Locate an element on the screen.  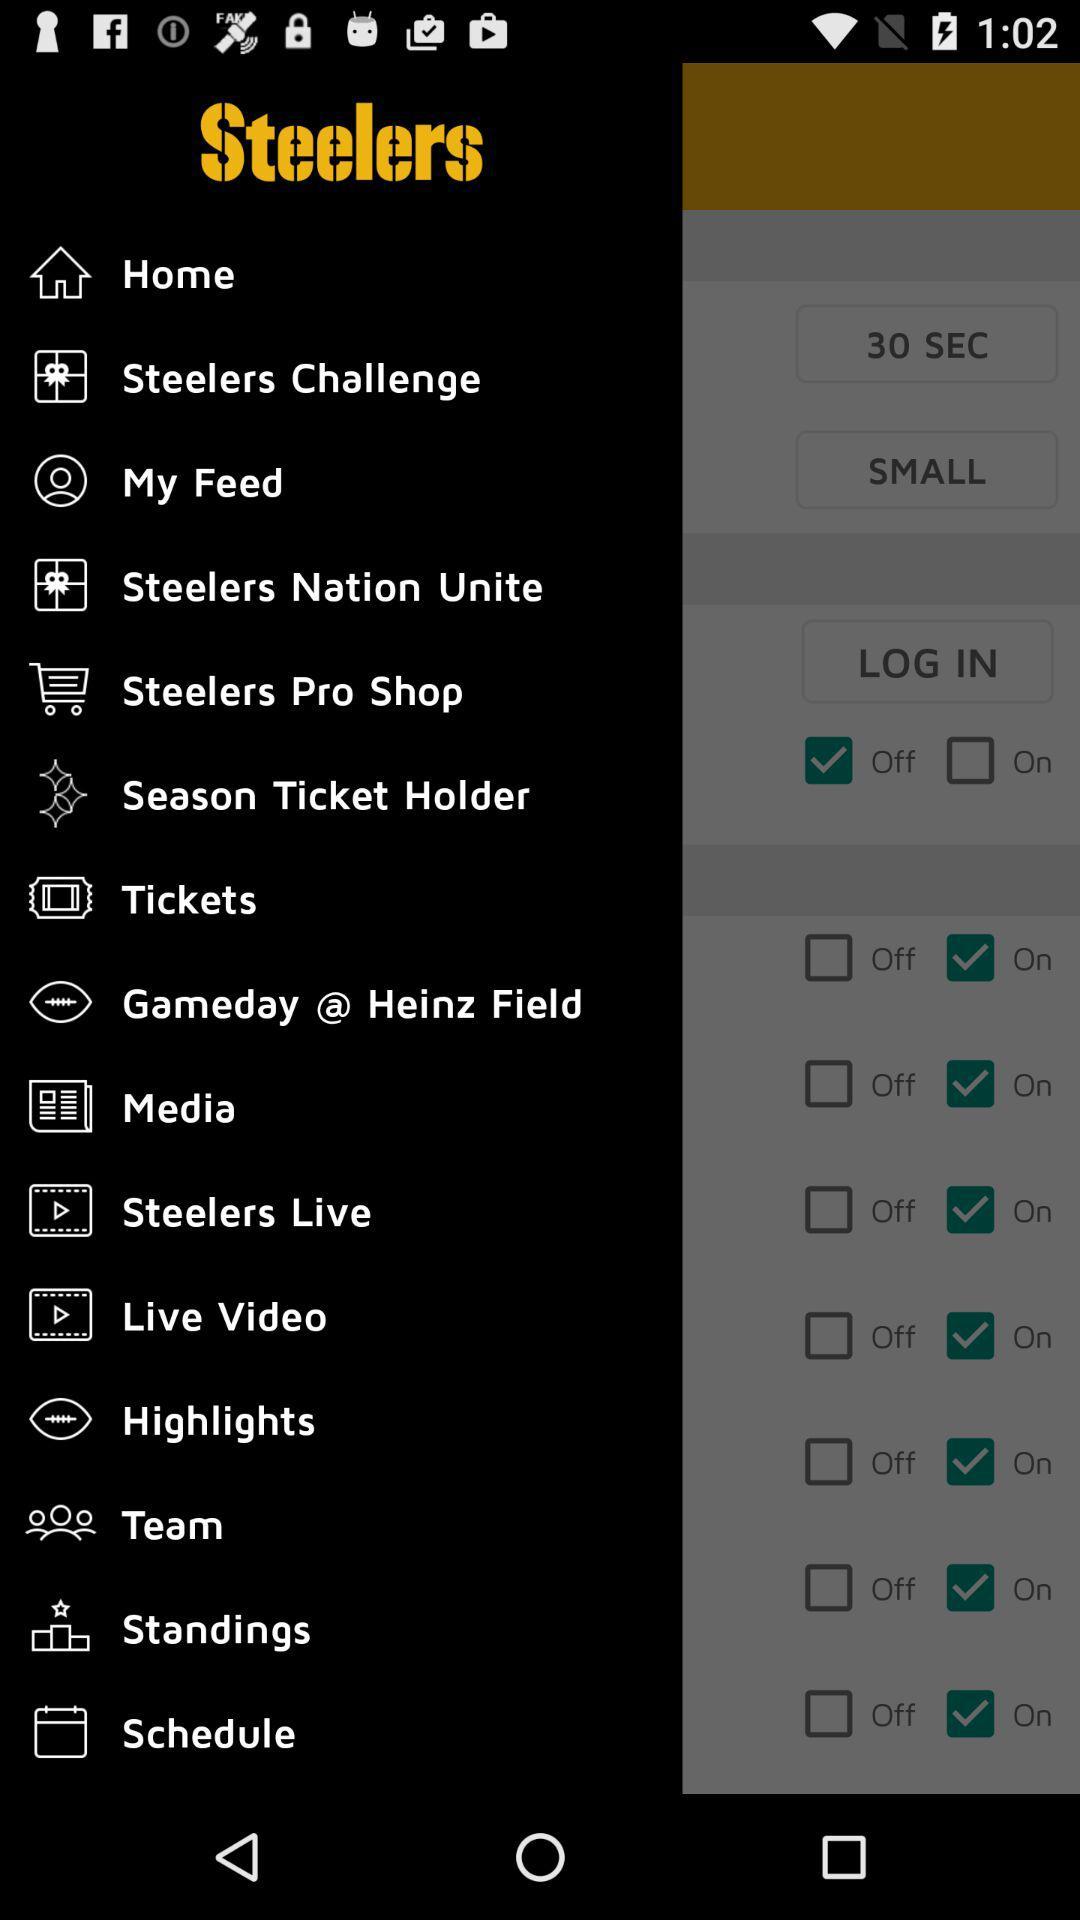
third checkbox of on below log in is located at coordinates (998, 1083).